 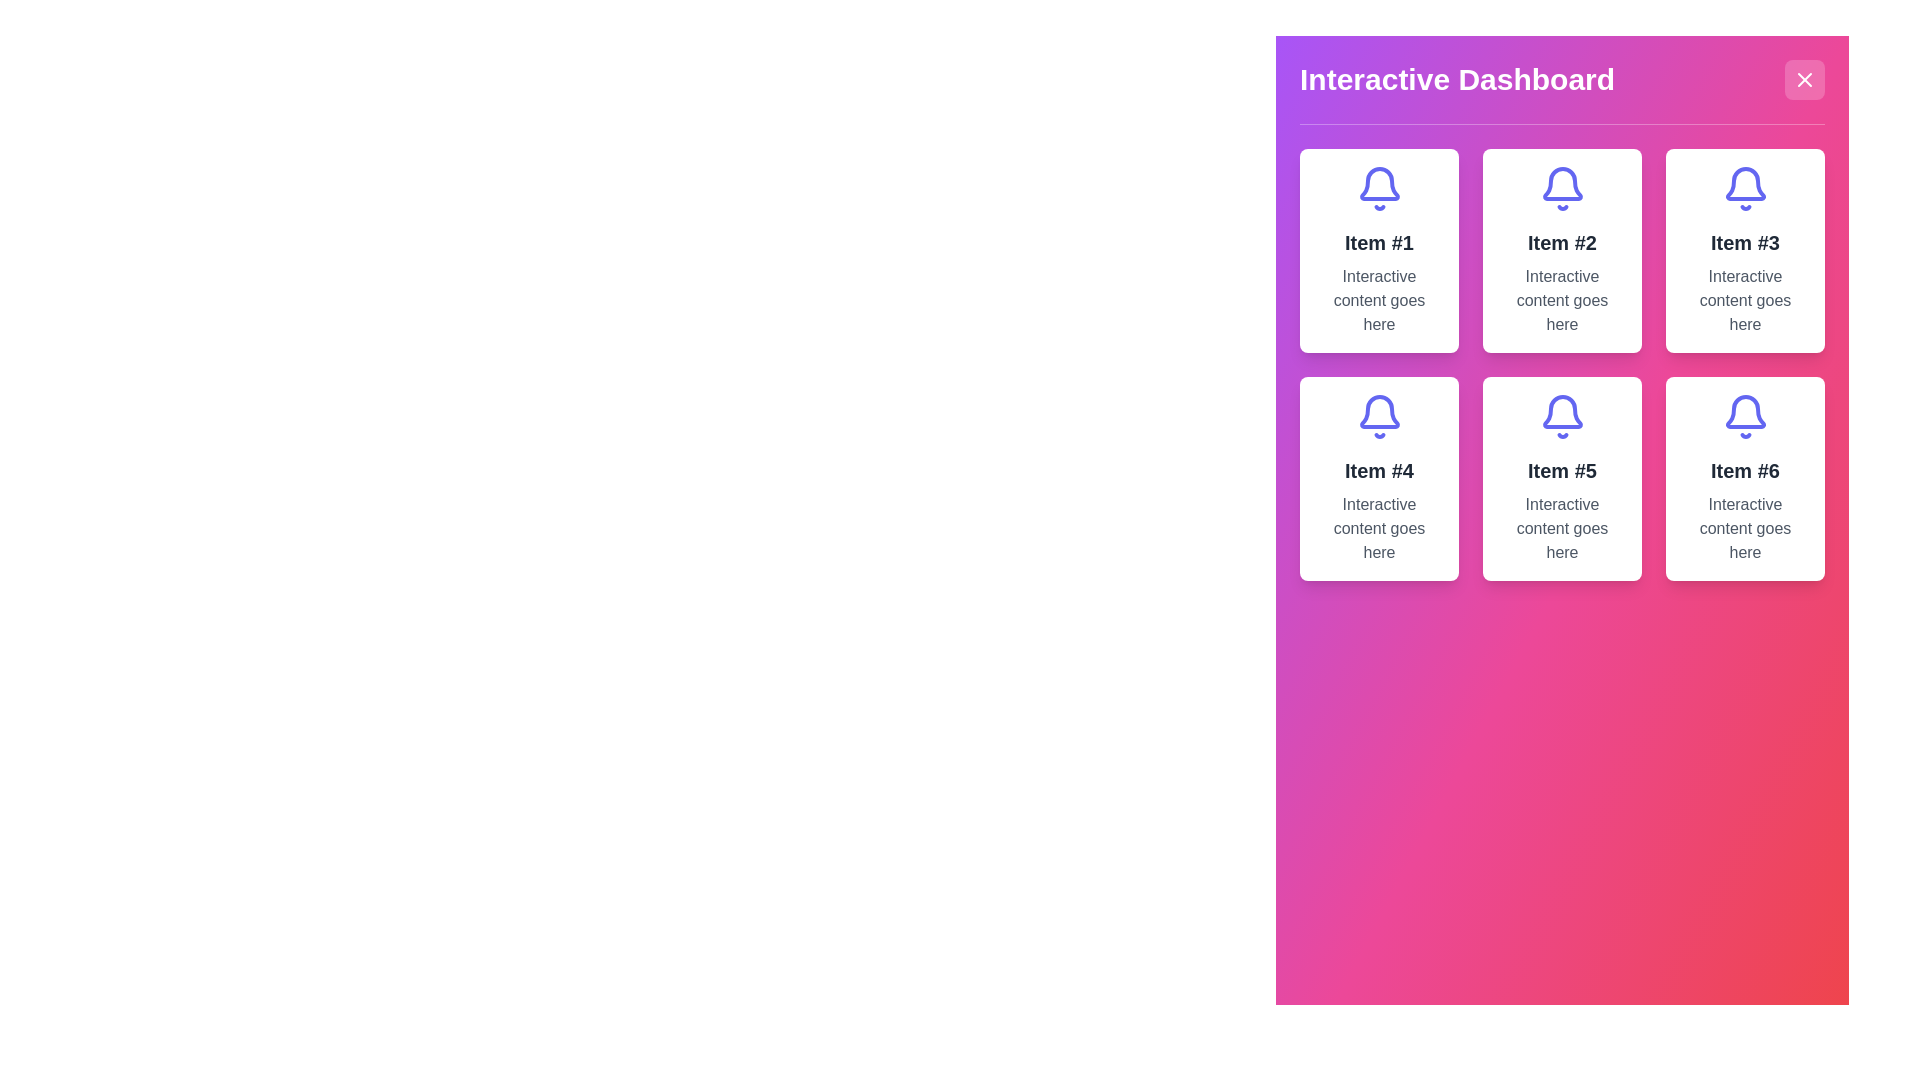 What do you see at coordinates (1744, 189) in the screenshot?
I see `the vibrant indigo bell icon located above the text 'Item #3' in the 'Interactive Dashboard' panel` at bounding box center [1744, 189].